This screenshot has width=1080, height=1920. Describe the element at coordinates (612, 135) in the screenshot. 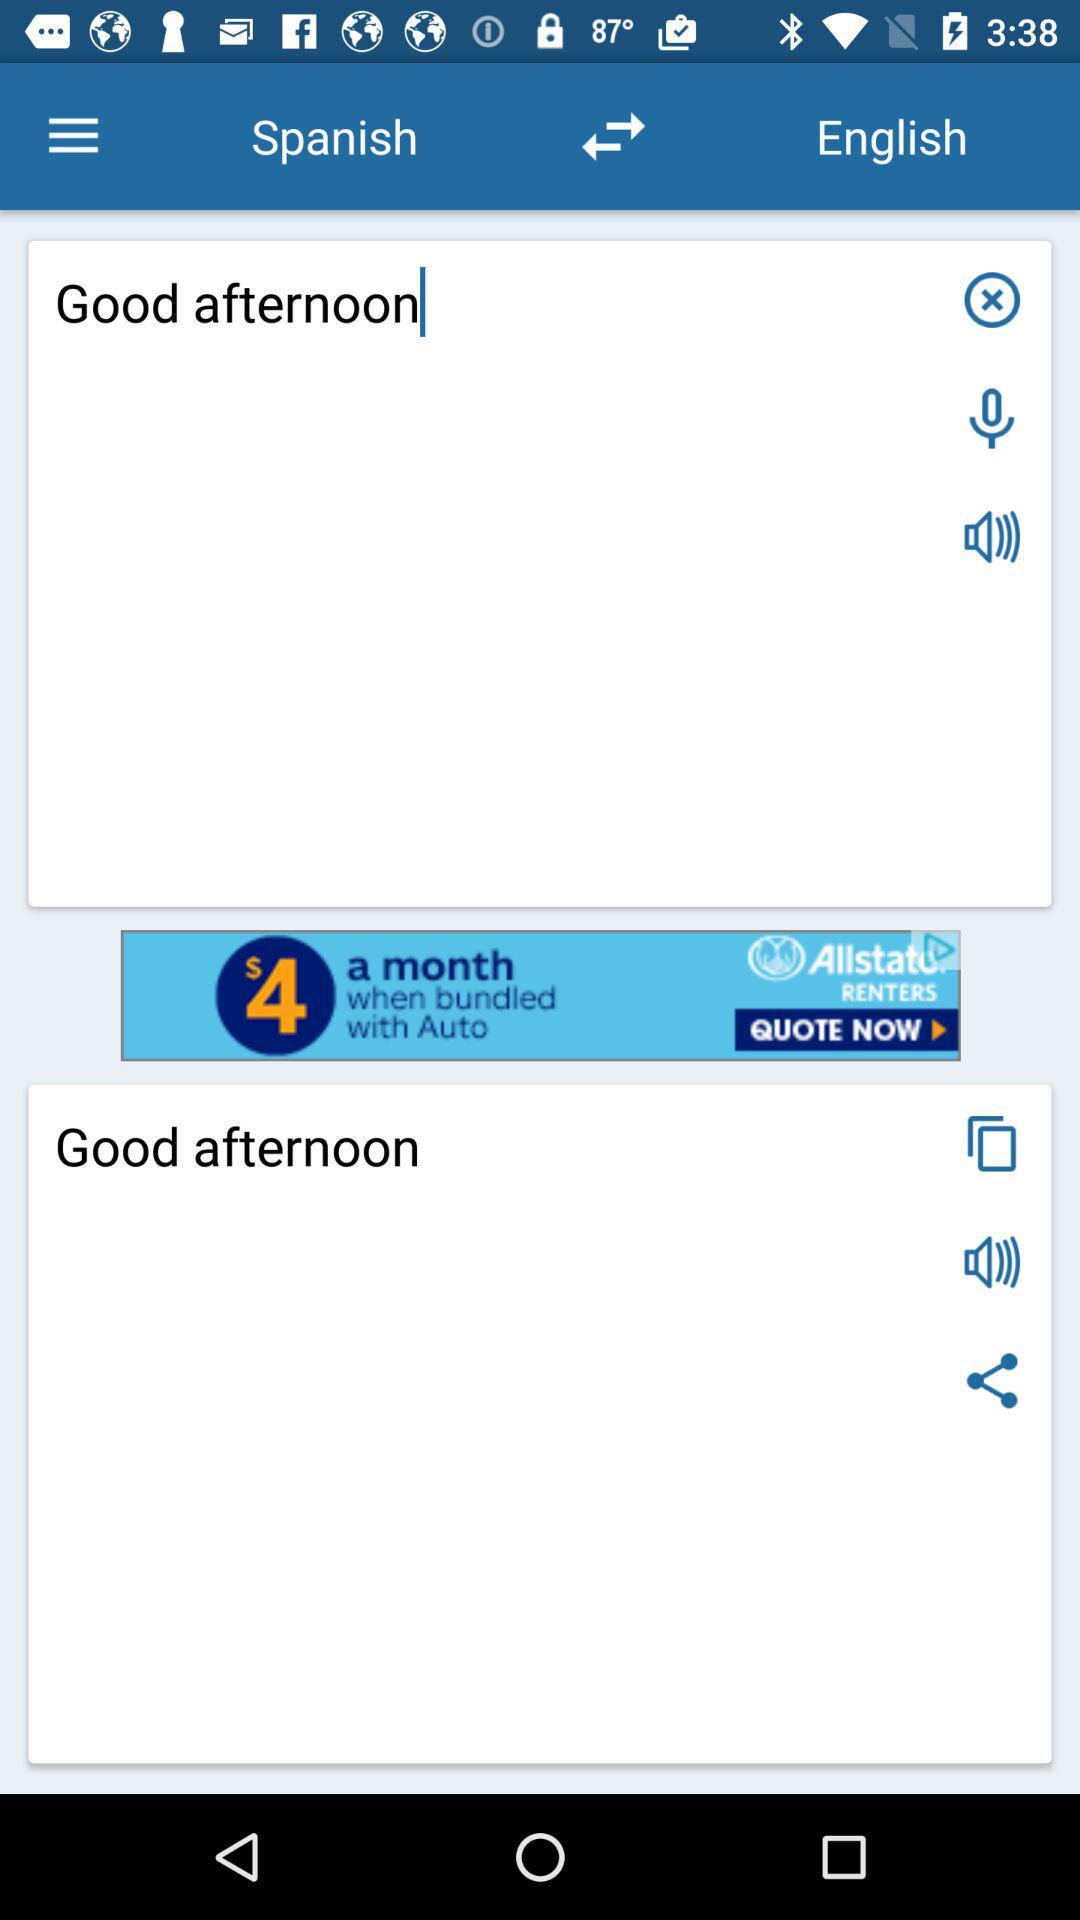

I see `arrow` at that location.